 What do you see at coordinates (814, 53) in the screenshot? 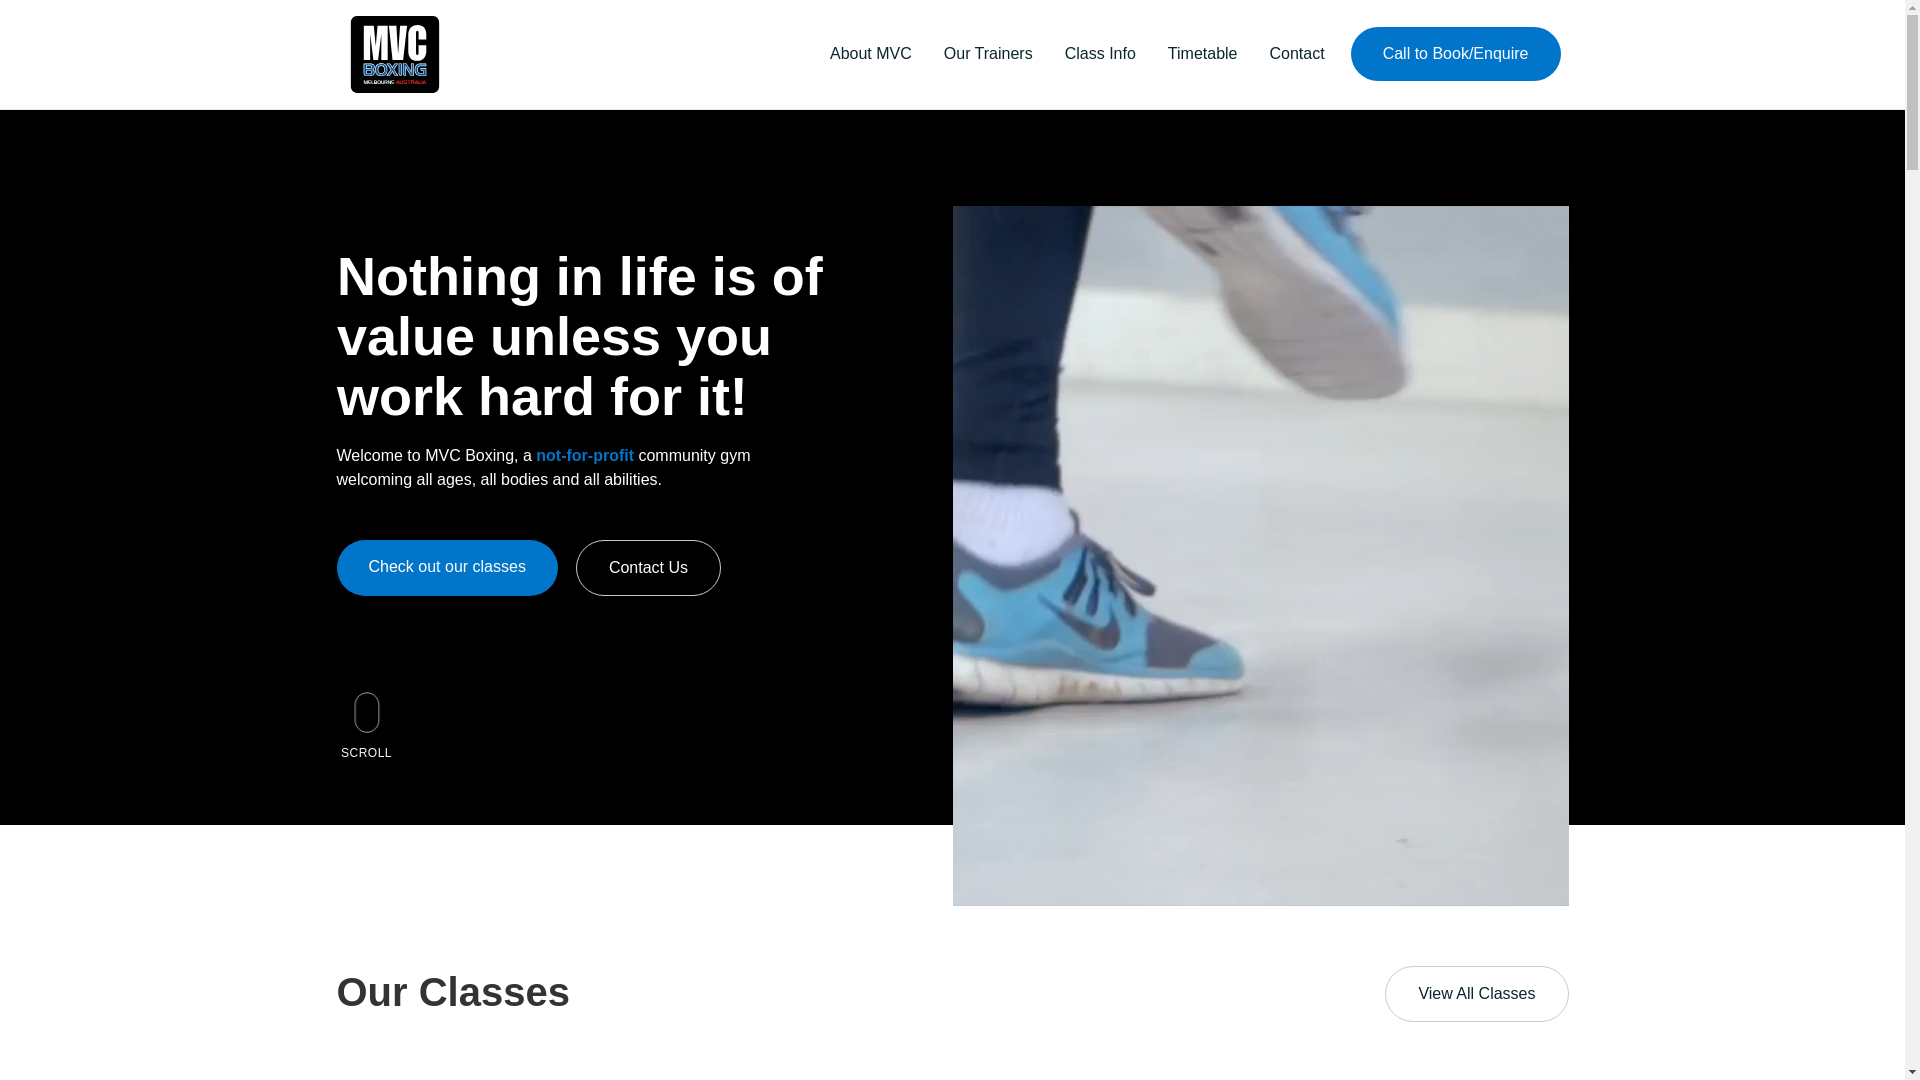
I see `'About MVC'` at bounding box center [814, 53].